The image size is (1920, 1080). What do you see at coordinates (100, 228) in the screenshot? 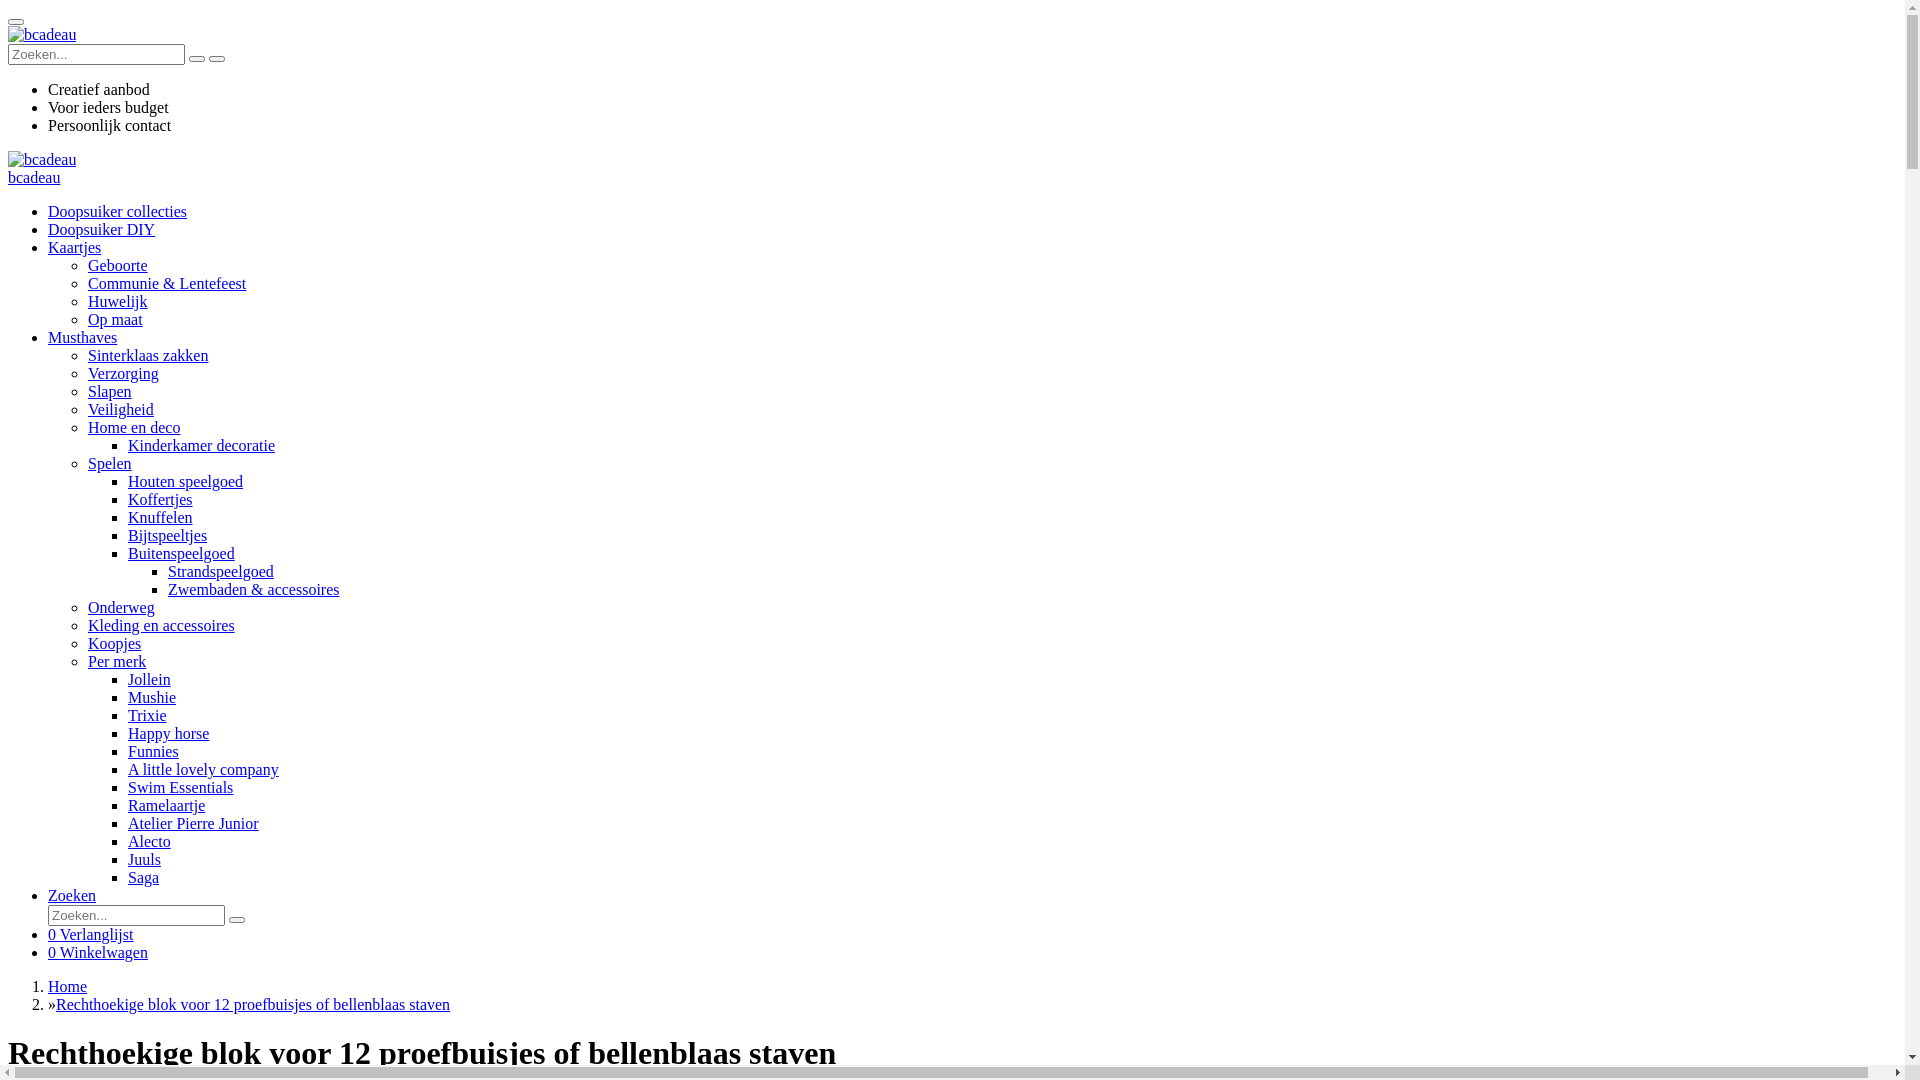
I see `'Doopsuiker DIY'` at bounding box center [100, 228].